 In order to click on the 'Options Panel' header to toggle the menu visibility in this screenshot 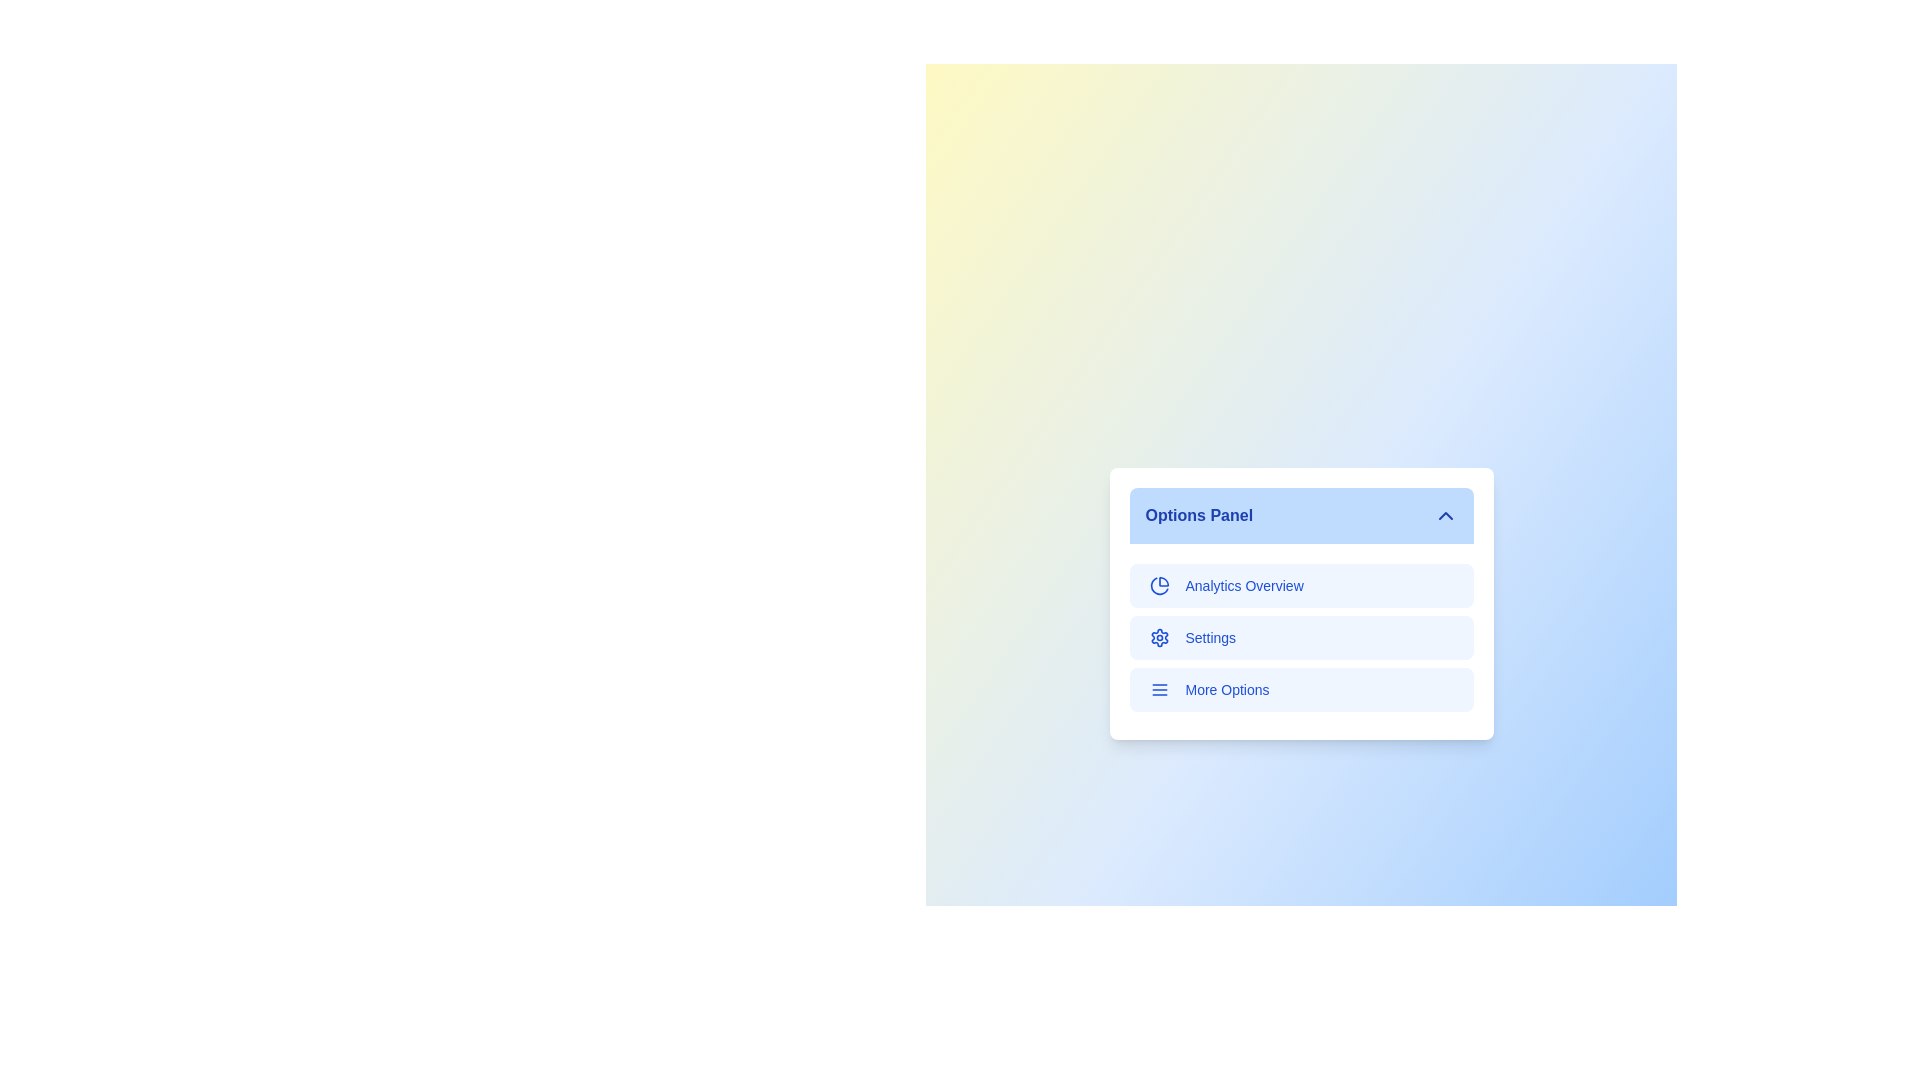, I will do `click(1301, 515)`.